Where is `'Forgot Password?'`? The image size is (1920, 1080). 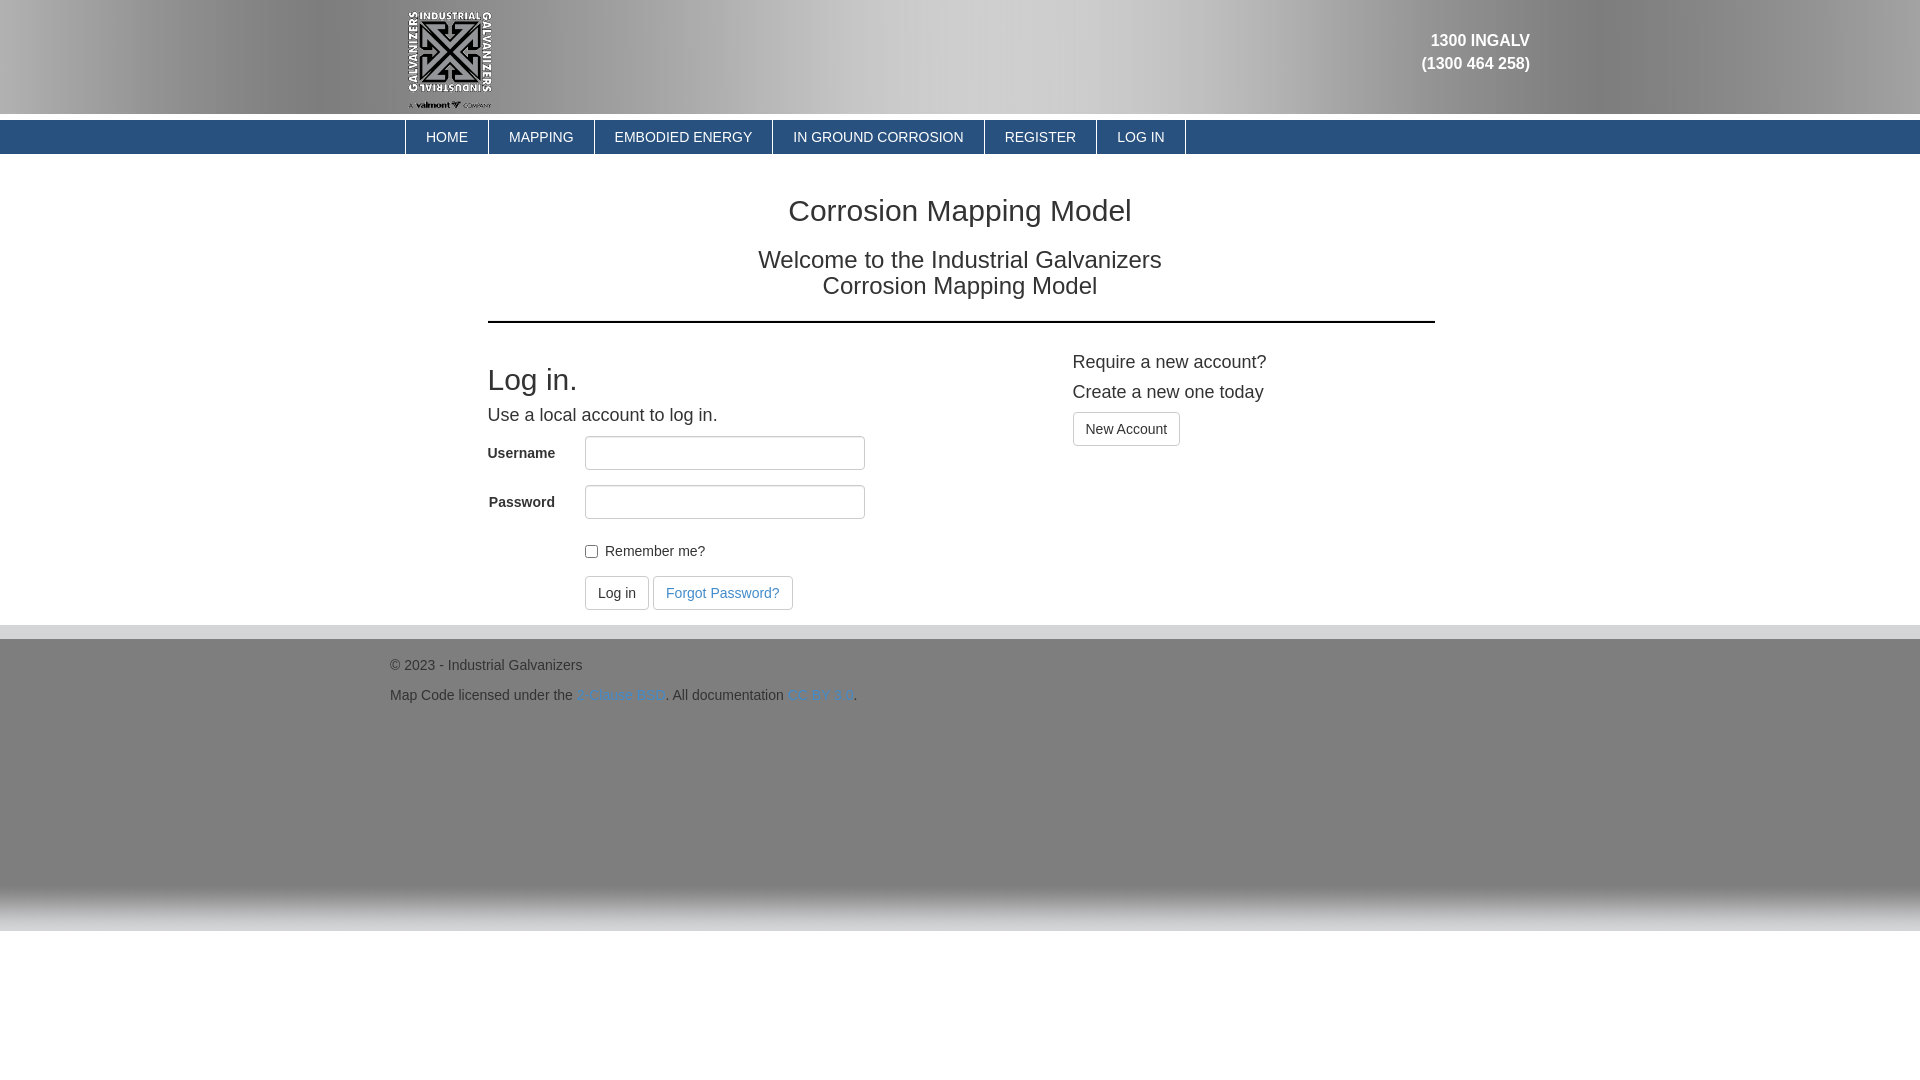
'Forgot Password?' is located at coordinates (666, 592).